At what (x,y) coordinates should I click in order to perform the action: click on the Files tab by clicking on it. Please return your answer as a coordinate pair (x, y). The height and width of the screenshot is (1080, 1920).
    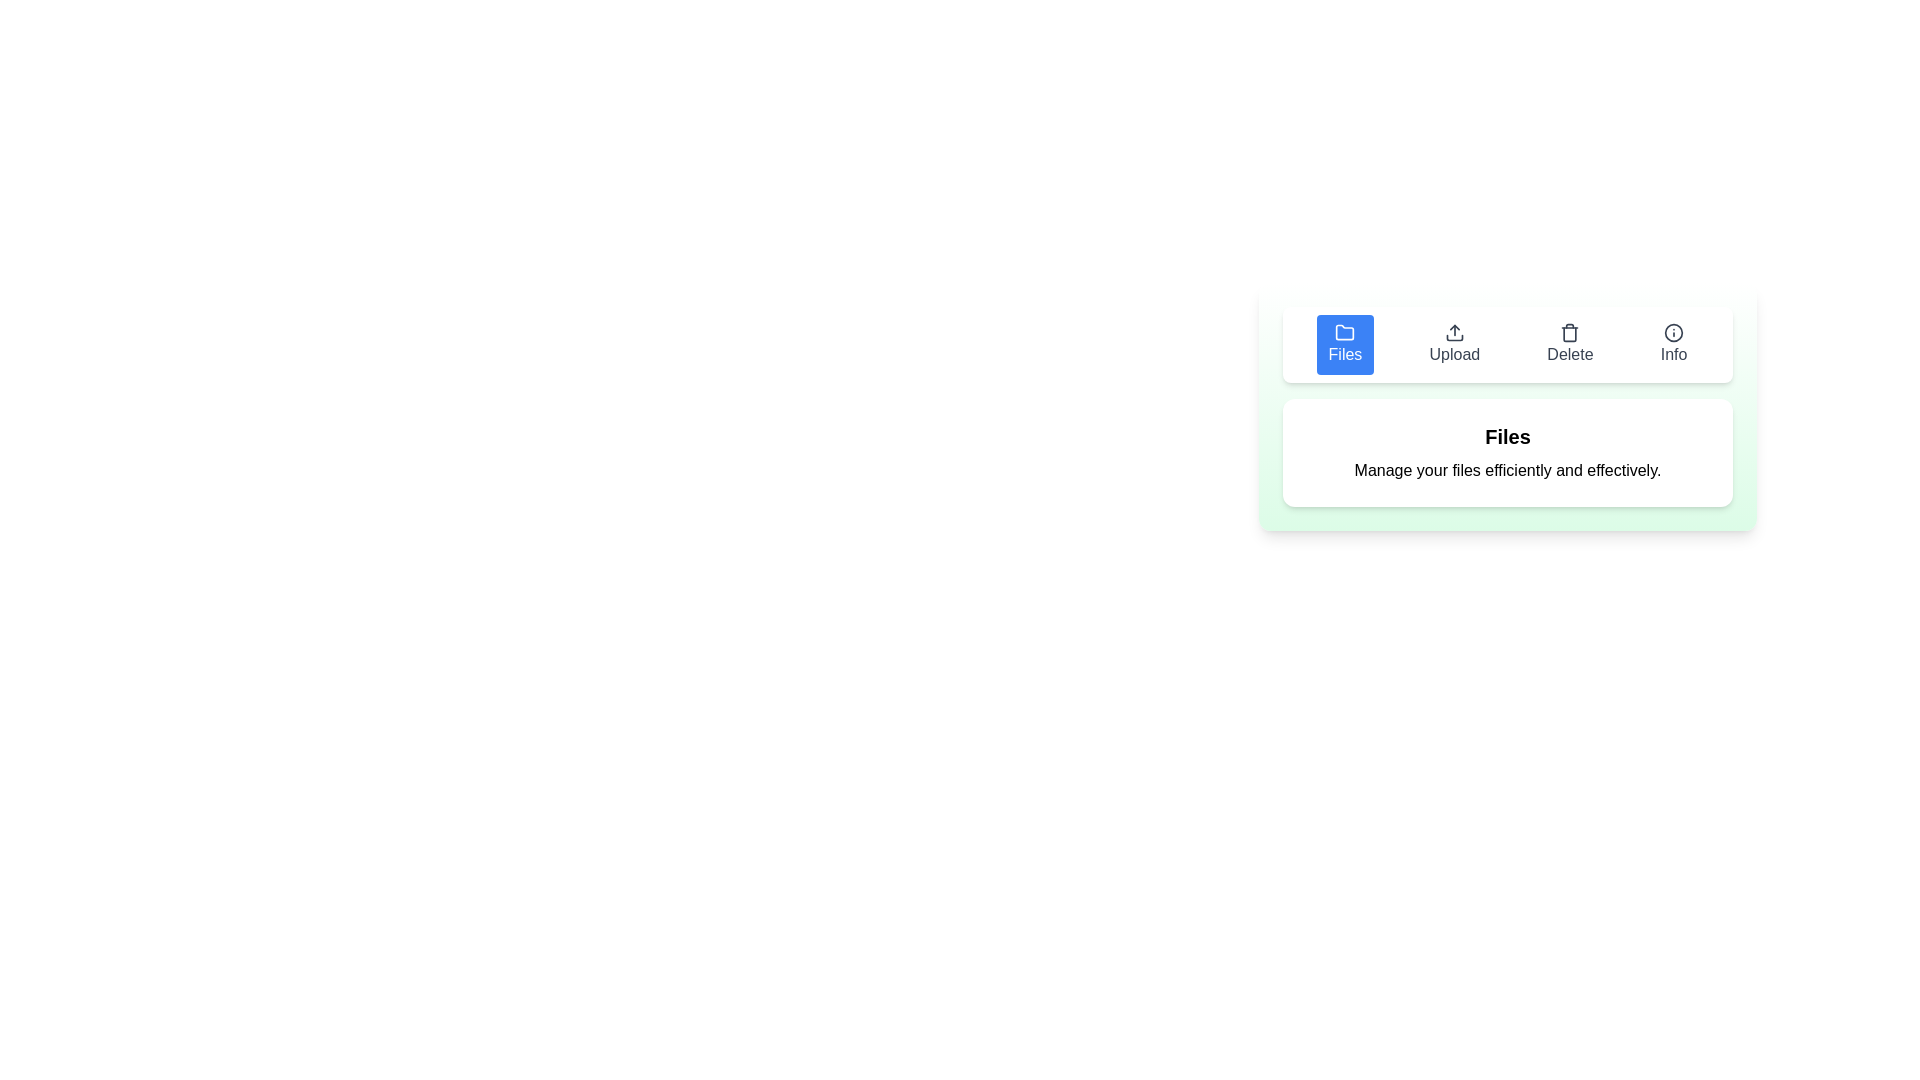
    Looking at the image, I should click on (1344, 343).